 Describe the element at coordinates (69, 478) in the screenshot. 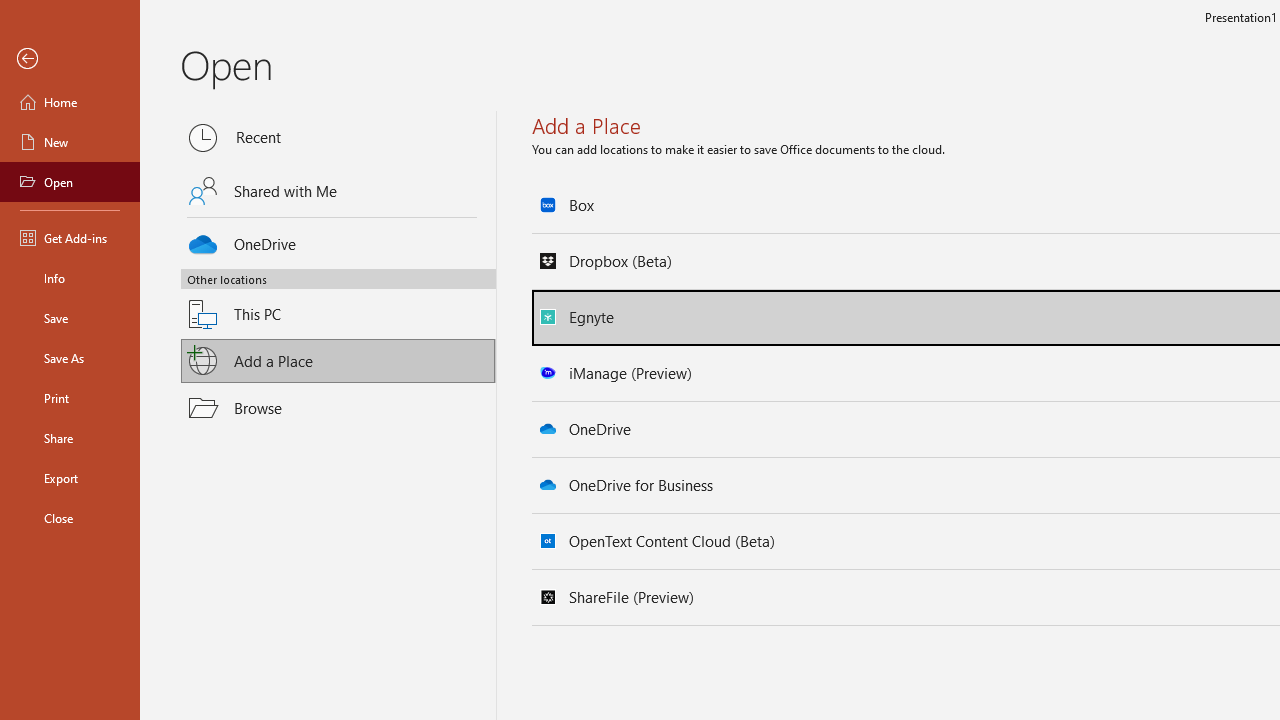

I see `'Export'` at that location.